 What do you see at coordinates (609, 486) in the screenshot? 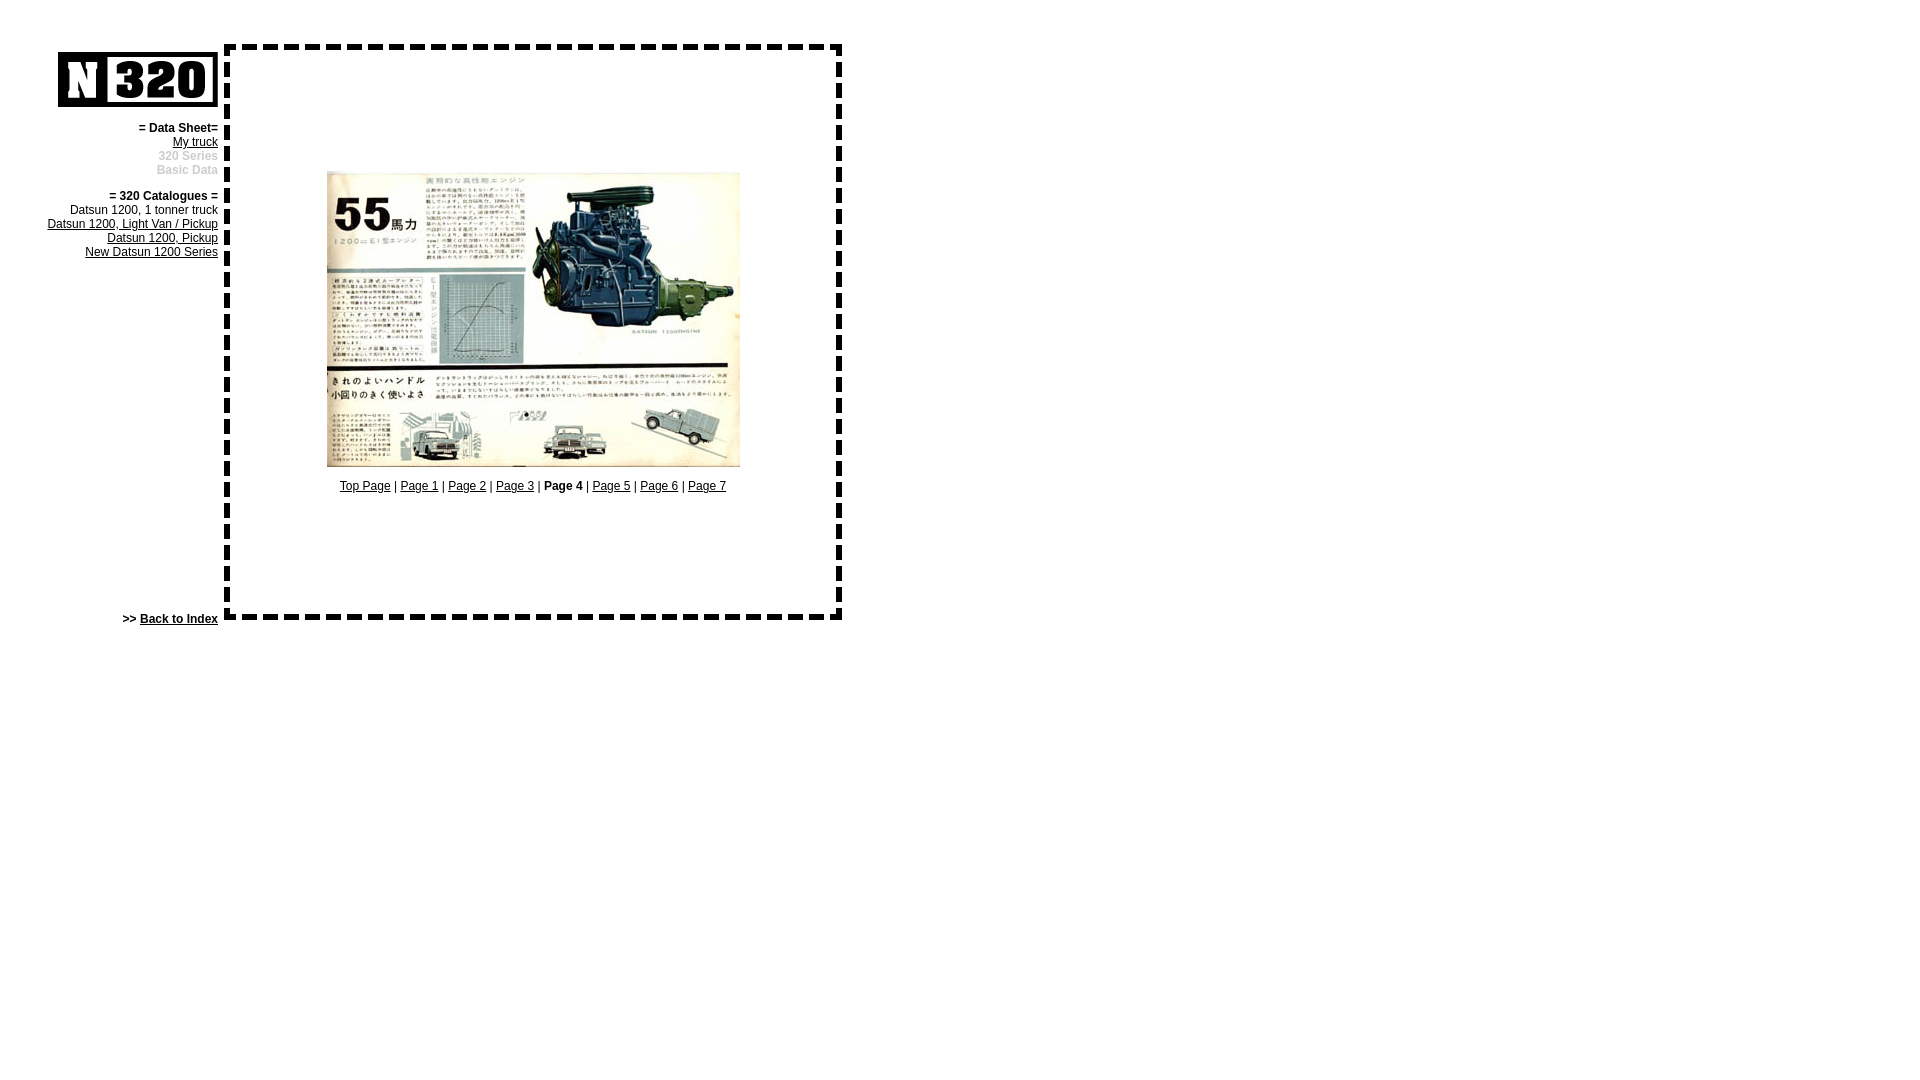
I see `'Page 5'` at bounding box center [609, 486].